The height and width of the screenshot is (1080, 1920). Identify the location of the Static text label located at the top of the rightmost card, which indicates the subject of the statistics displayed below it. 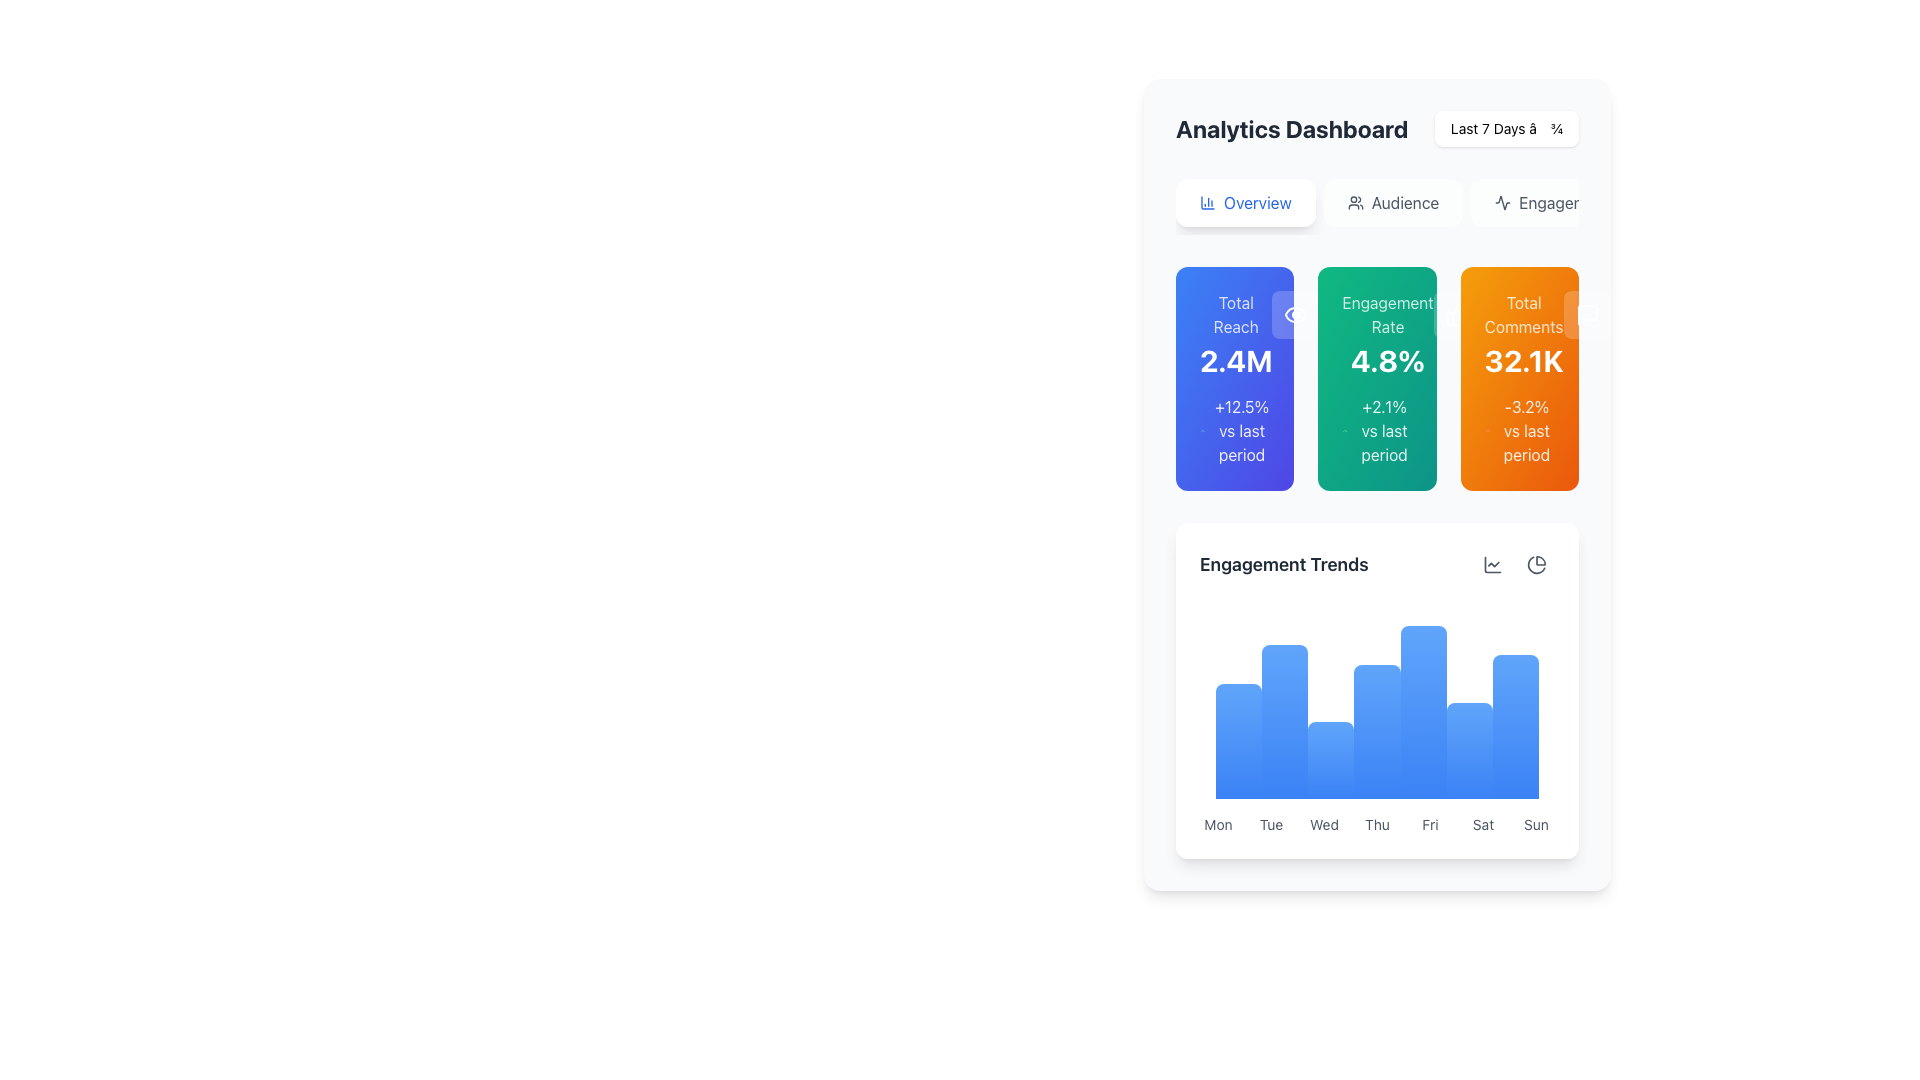
(1523, 315).